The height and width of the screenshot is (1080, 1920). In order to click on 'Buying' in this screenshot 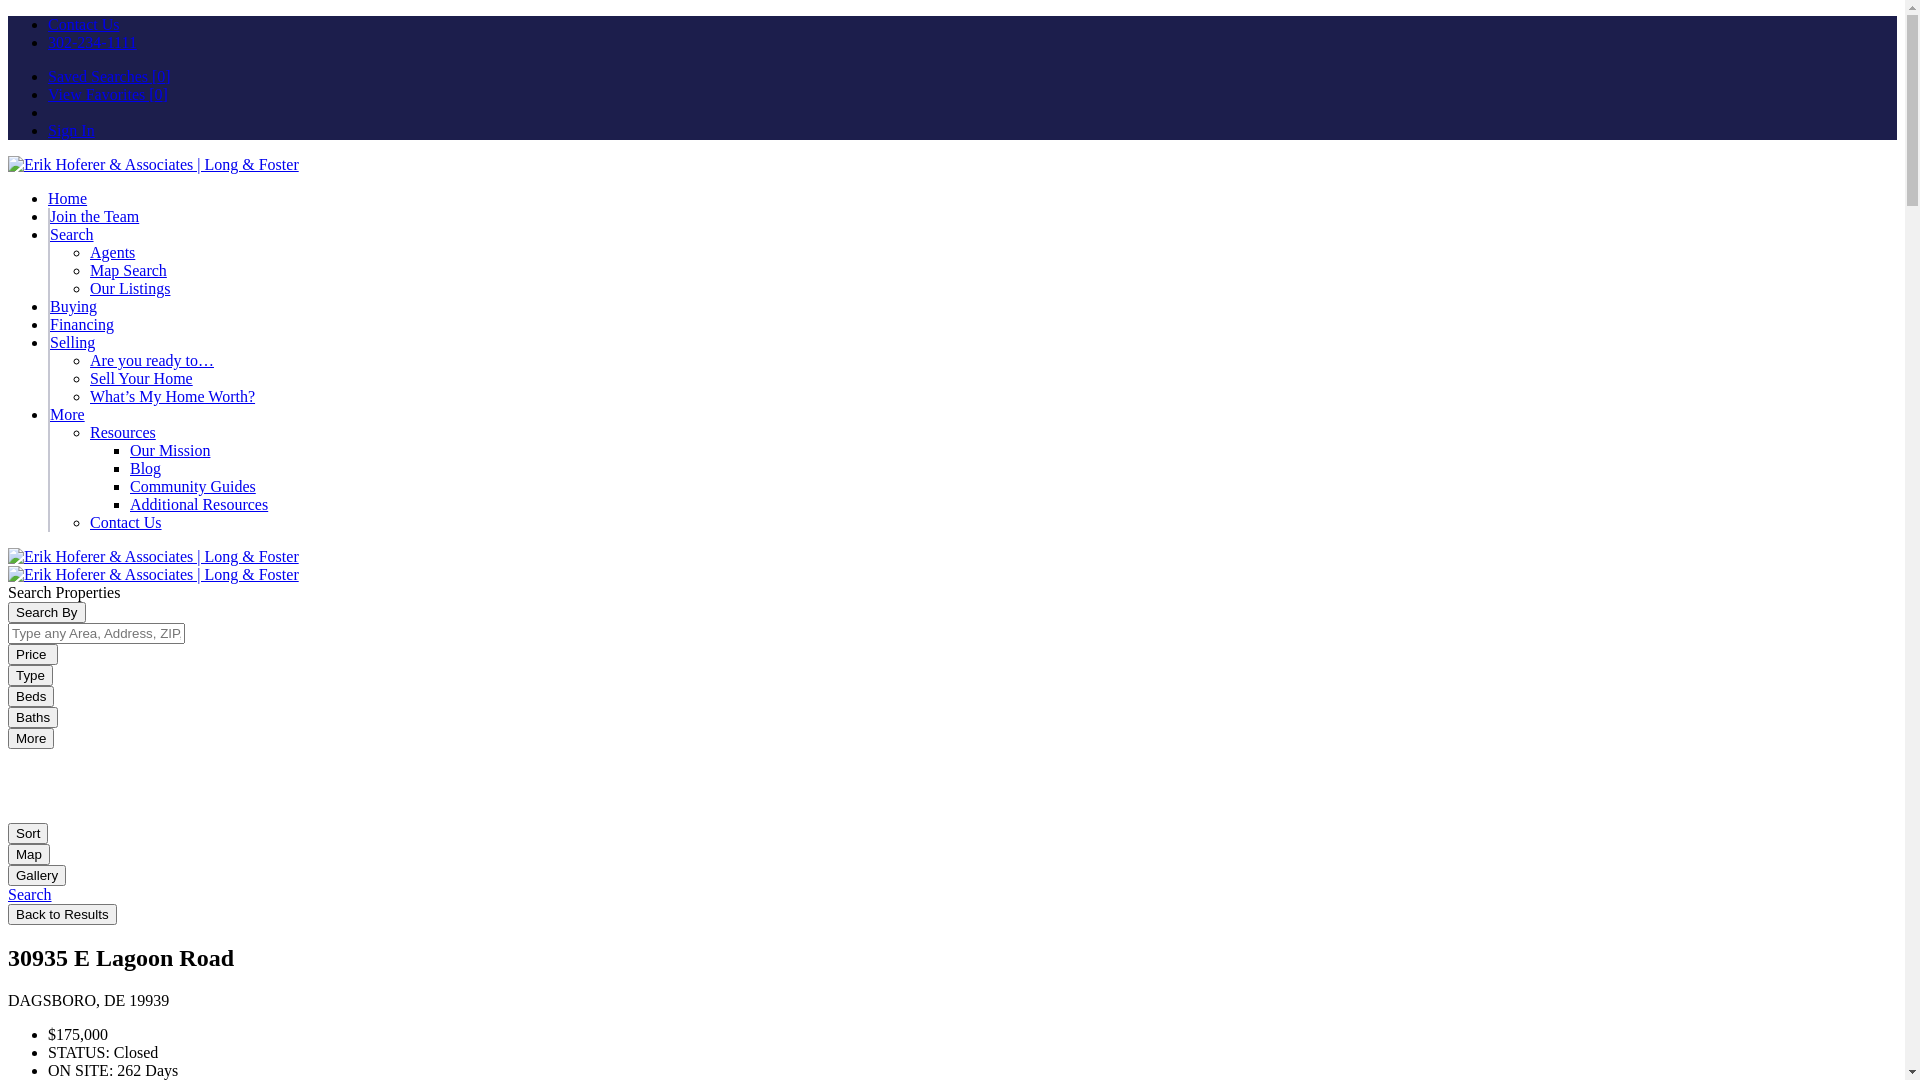, I will do `click(73, 306)`.